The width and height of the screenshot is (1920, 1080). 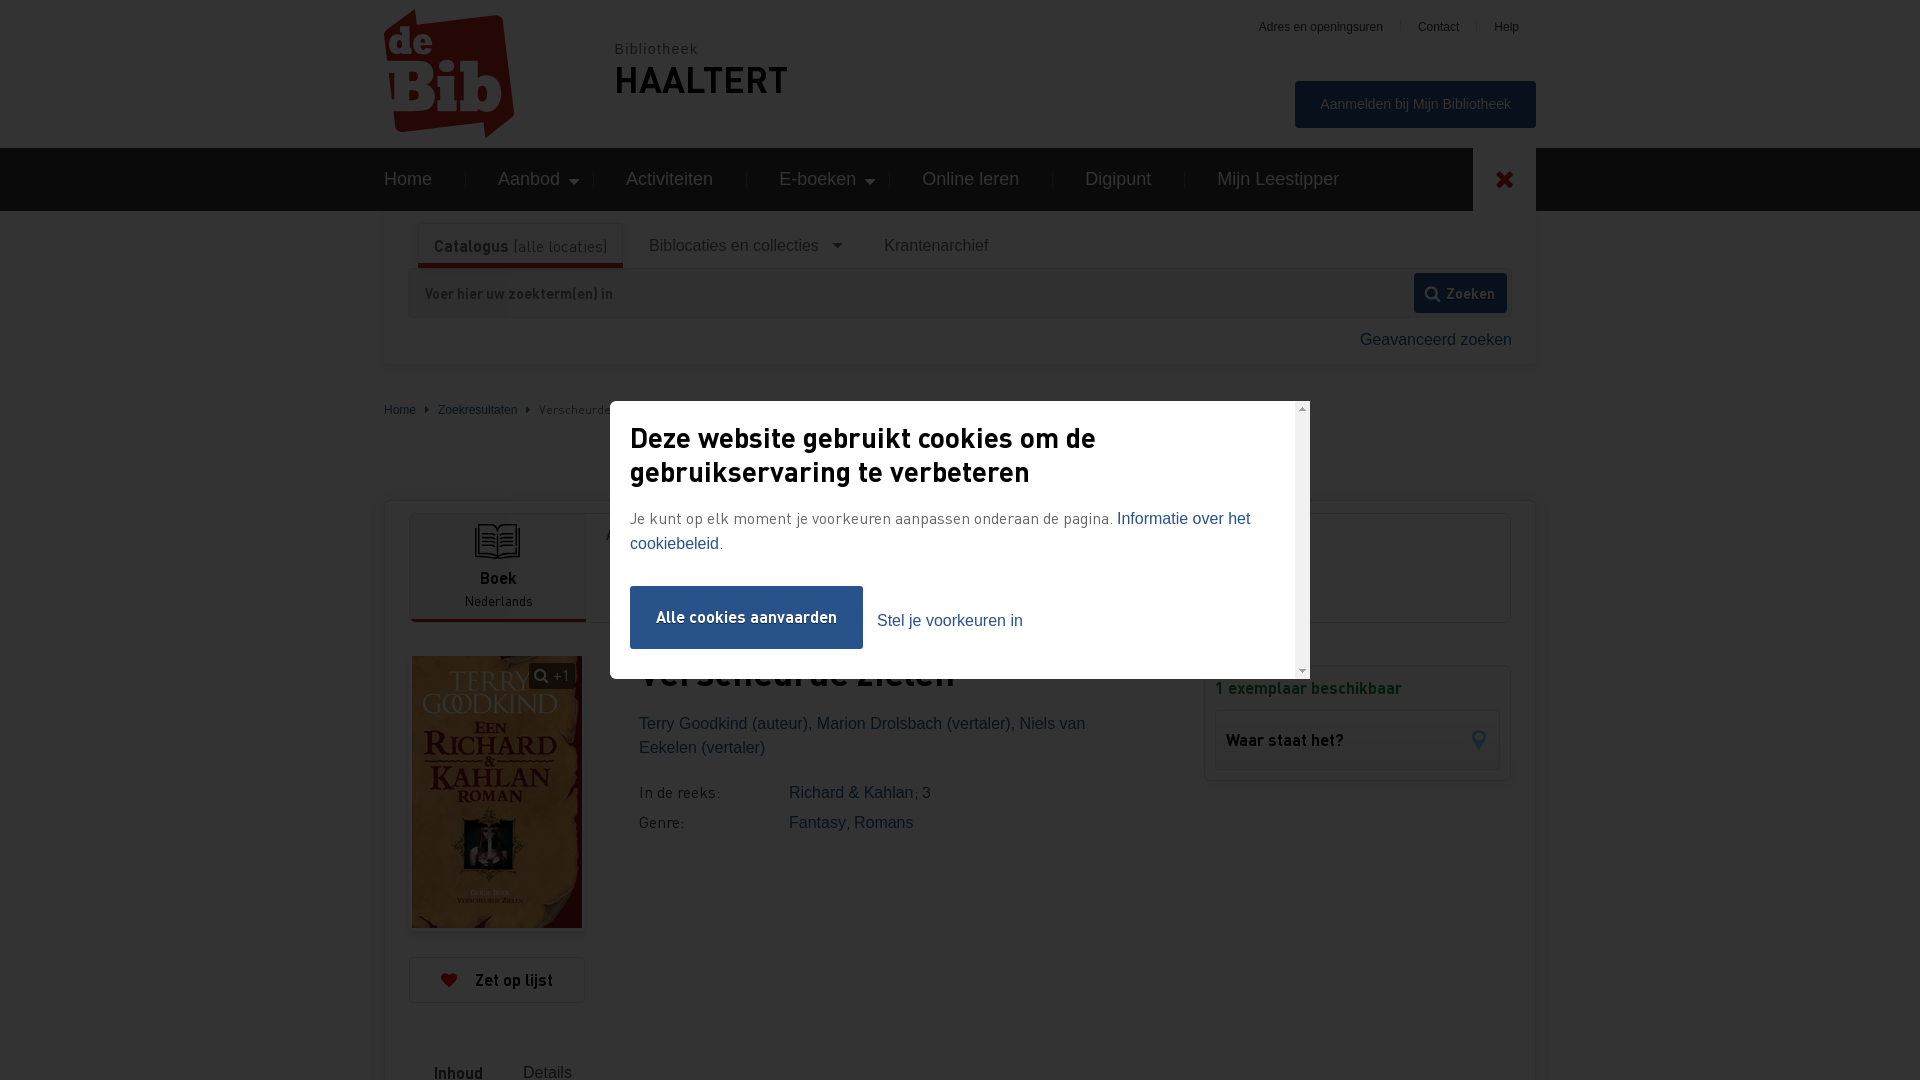 I want to click on 'Andere formaten', so click(x=604, y=533).